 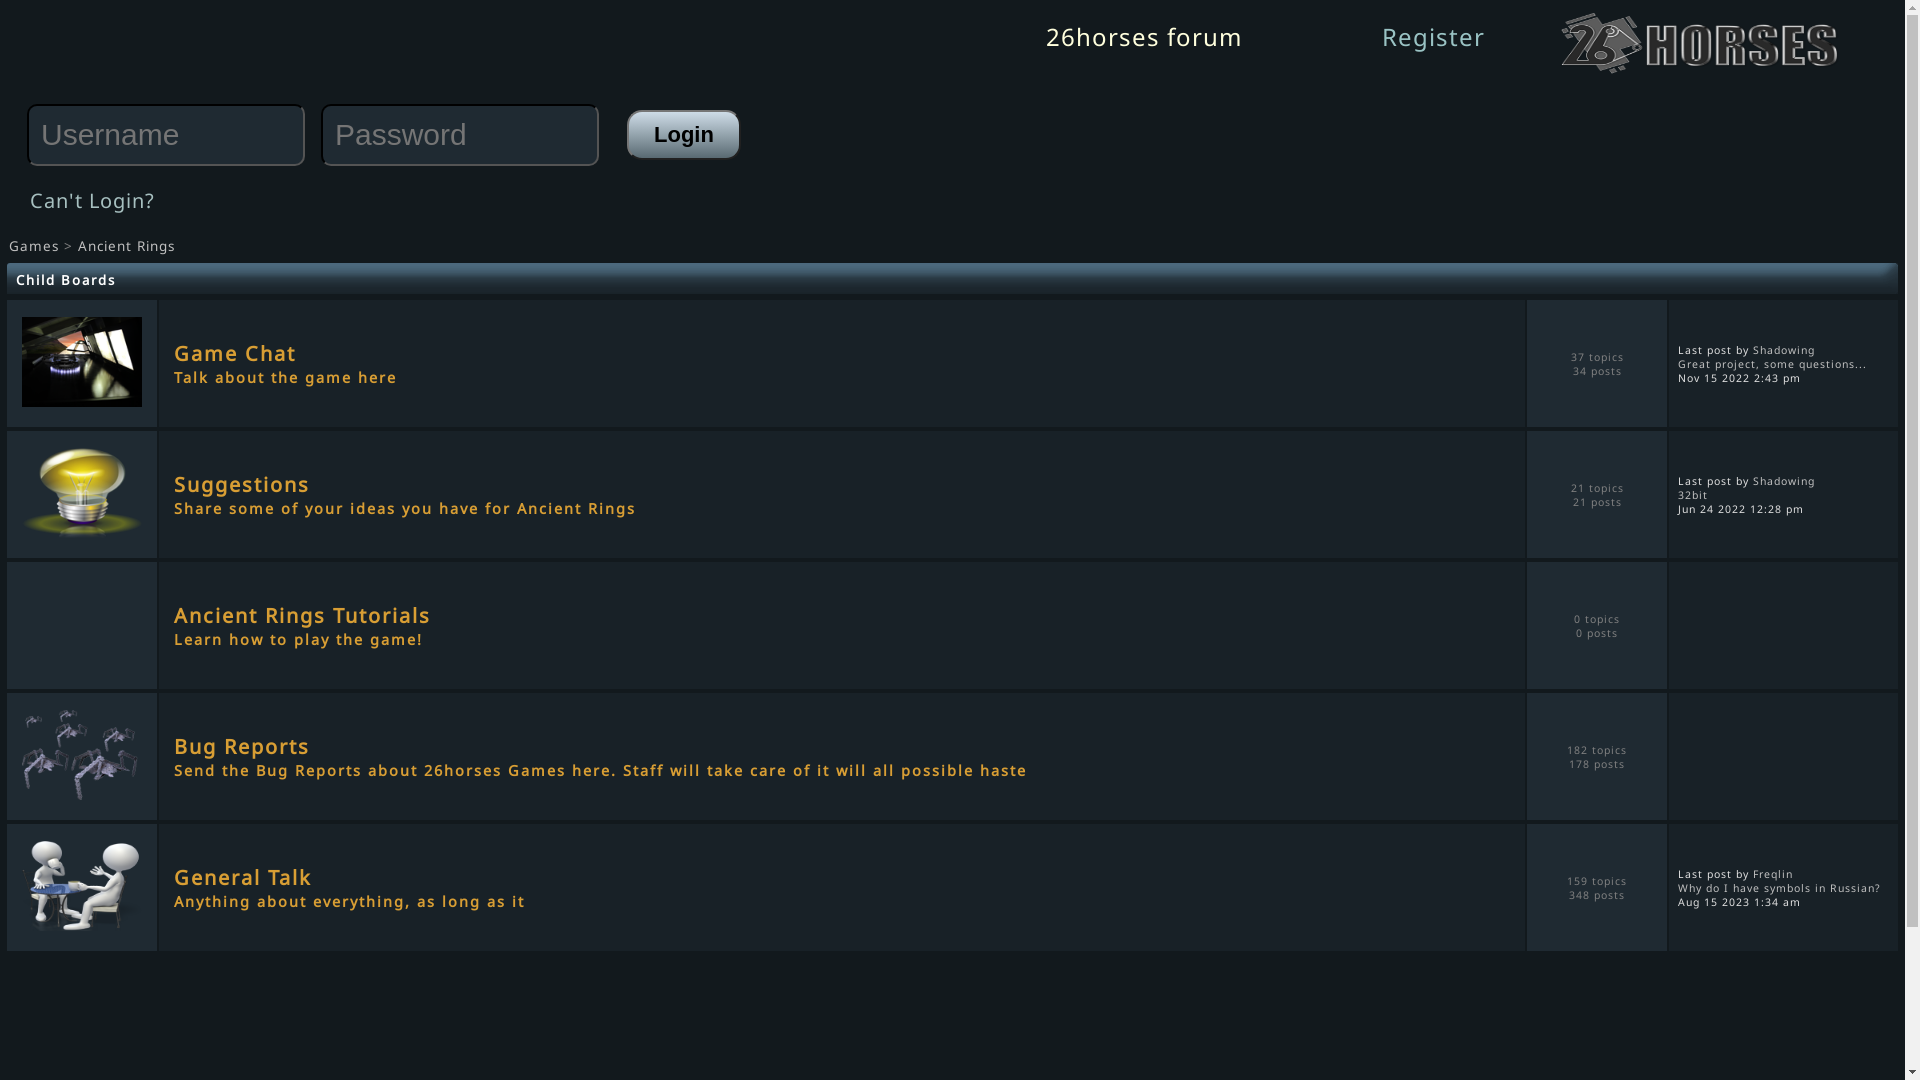 What do you see at coordinates (1772, 871) in the screenshot?
I see `'Freqlin'` at bounding box center [1772, 871].